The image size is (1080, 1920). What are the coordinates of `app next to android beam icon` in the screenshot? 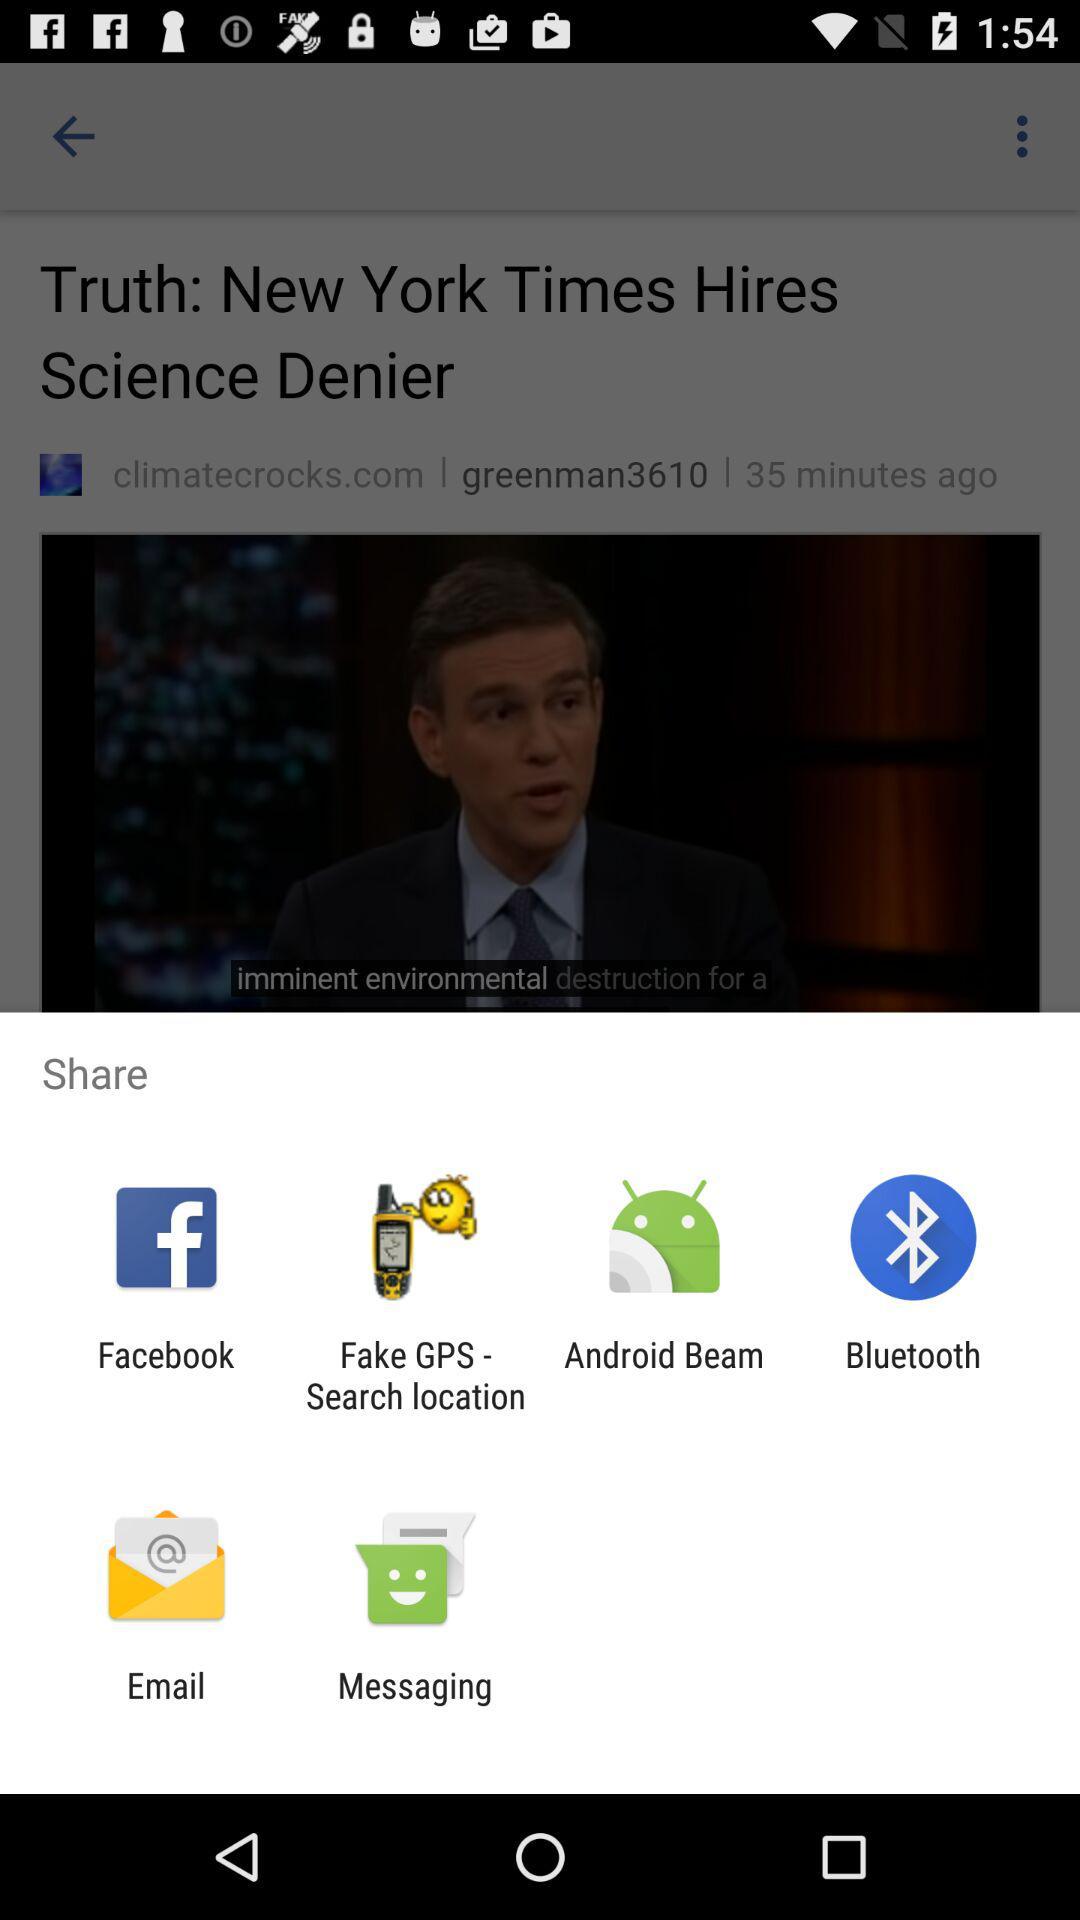 It's located at (414, 1374).